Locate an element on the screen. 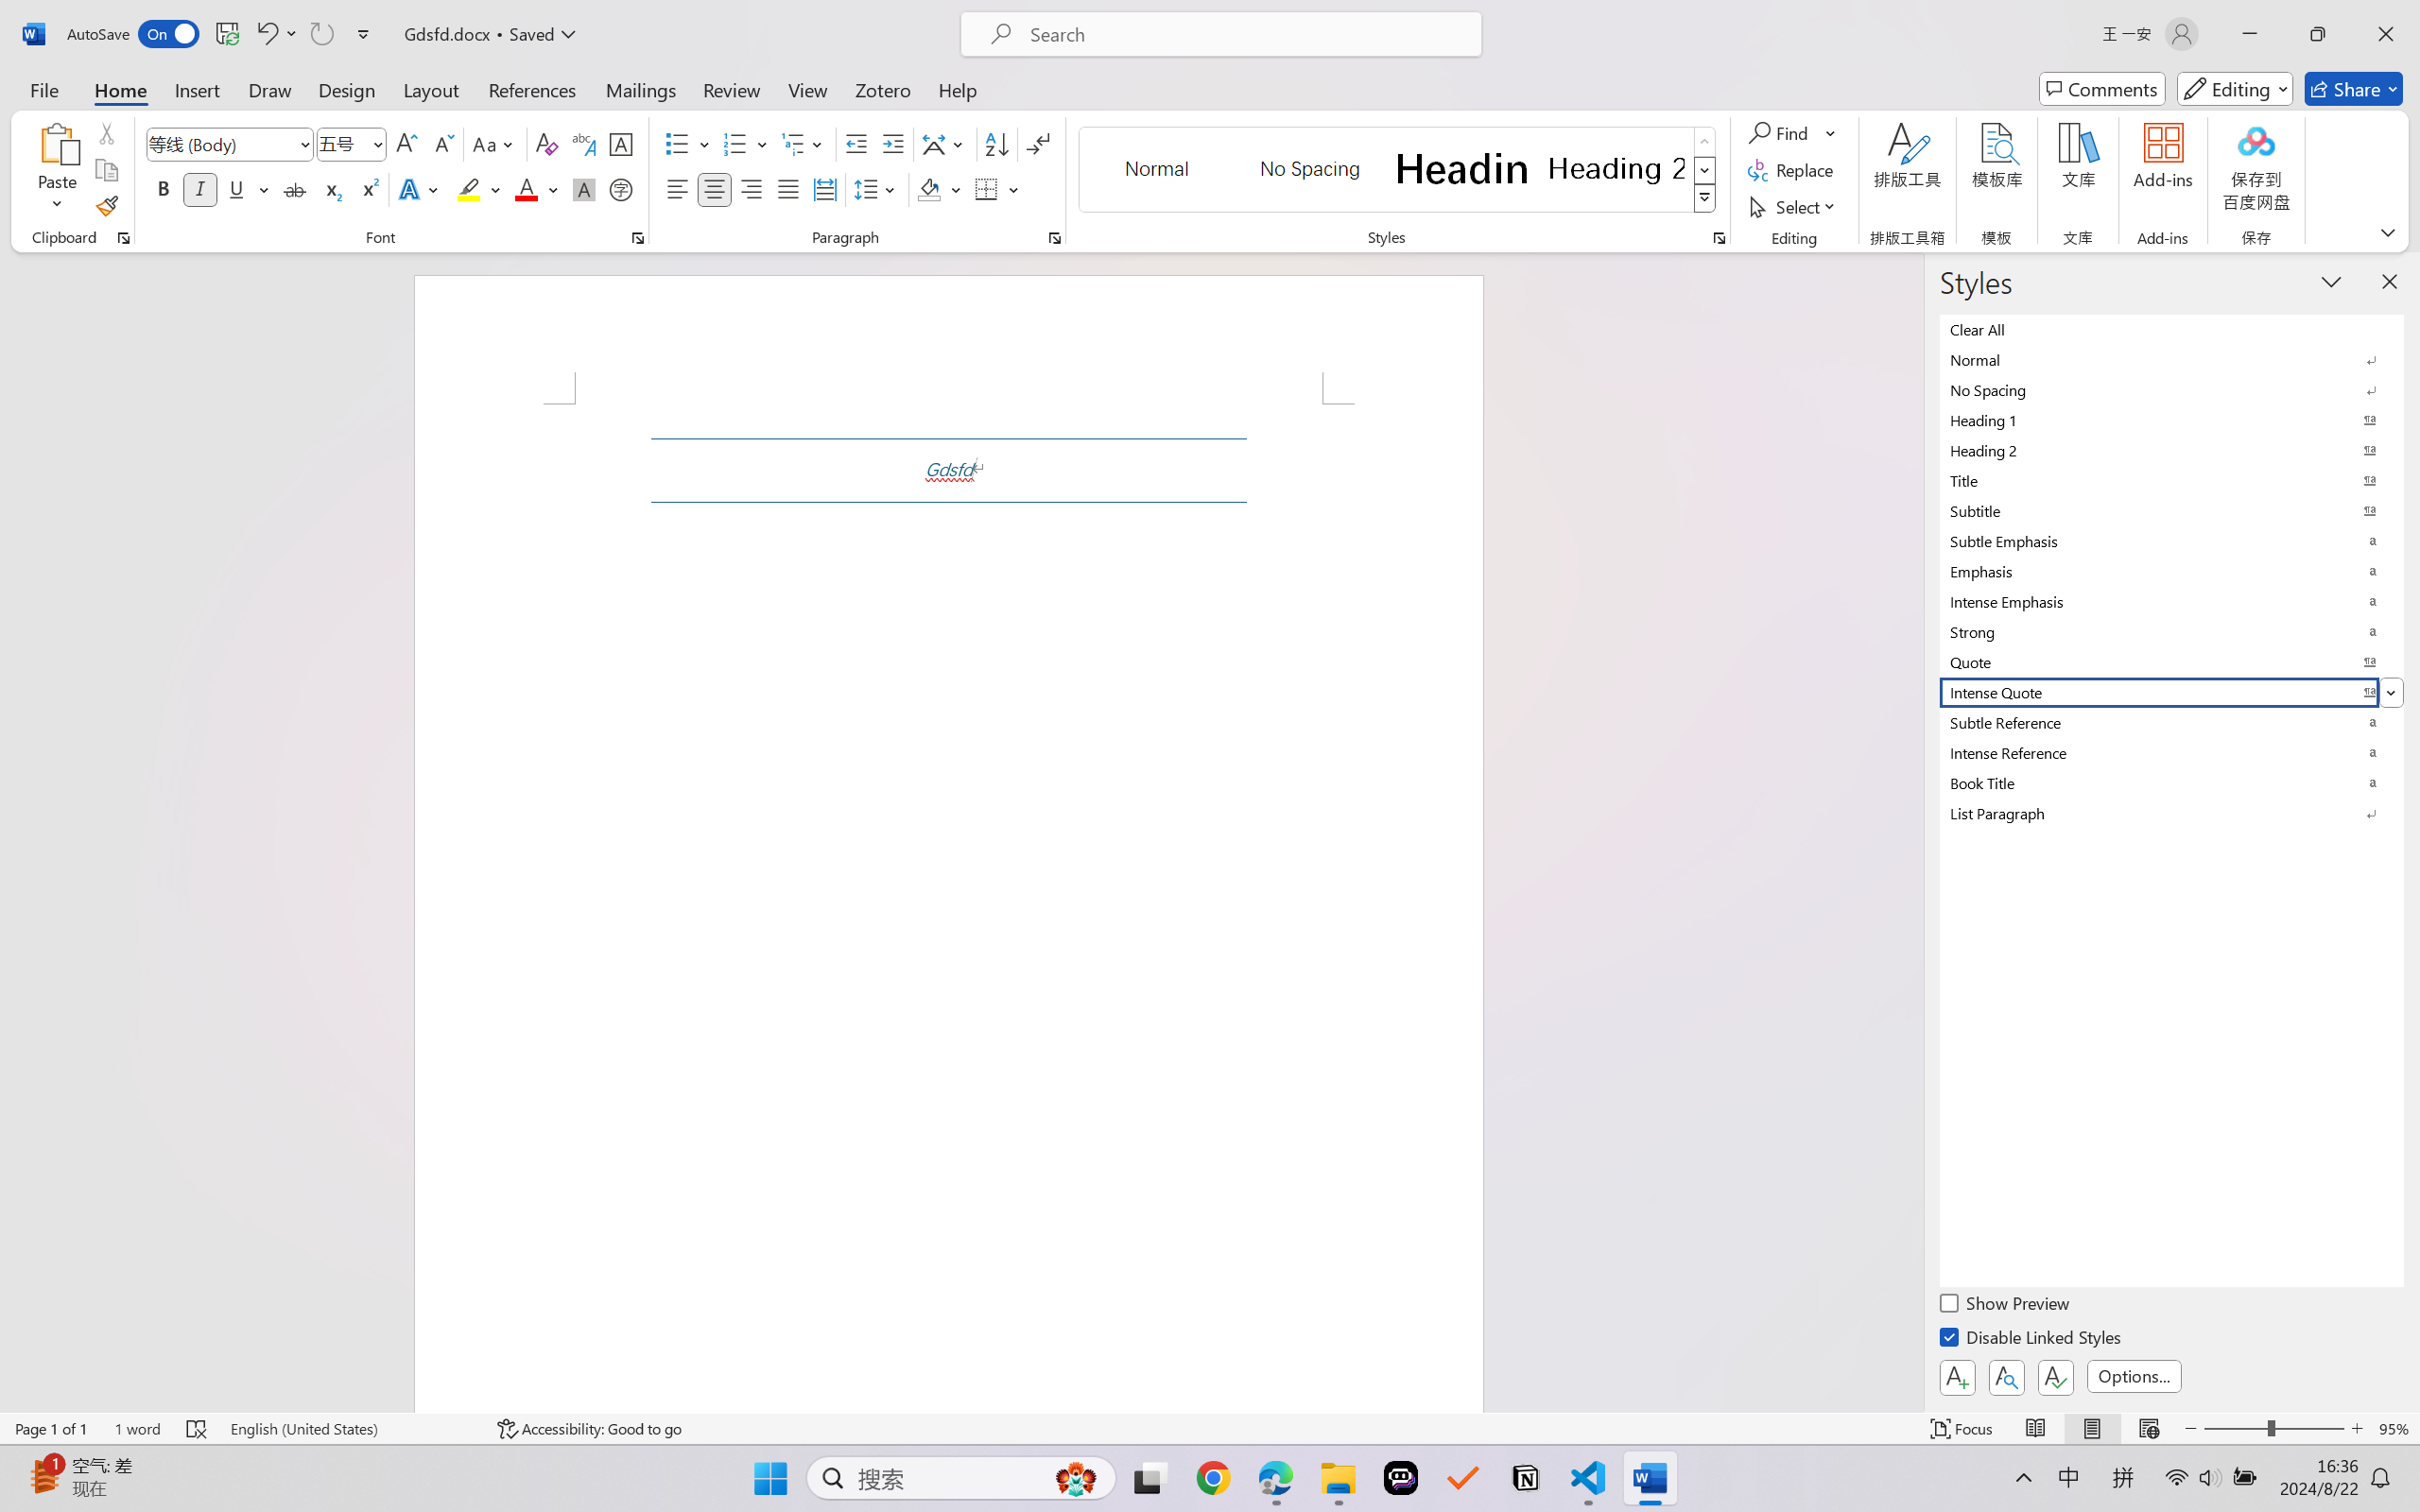 The image size is (2420, 1512). 'Change Case' is located at coordinates (493, 144).